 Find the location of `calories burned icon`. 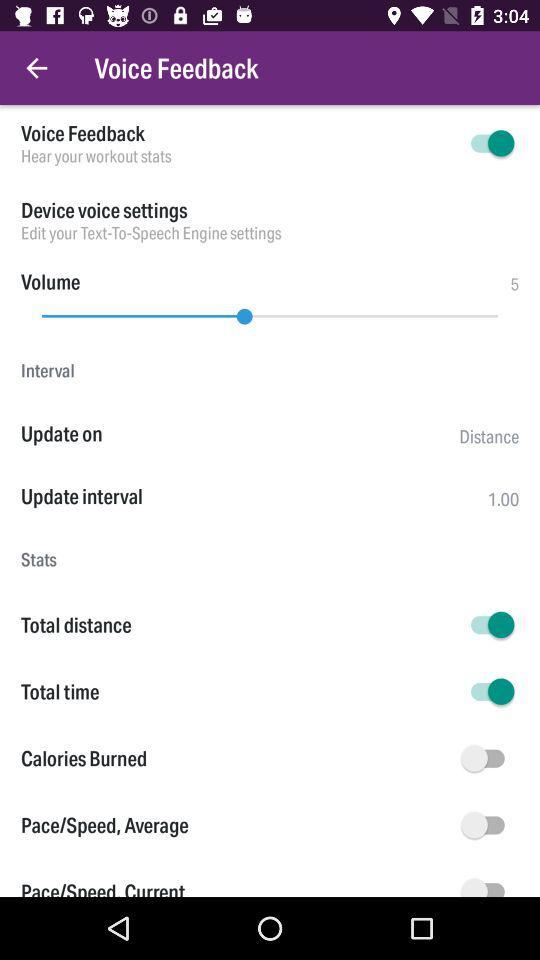

calories burned icon is located at coordinates (238, 757).